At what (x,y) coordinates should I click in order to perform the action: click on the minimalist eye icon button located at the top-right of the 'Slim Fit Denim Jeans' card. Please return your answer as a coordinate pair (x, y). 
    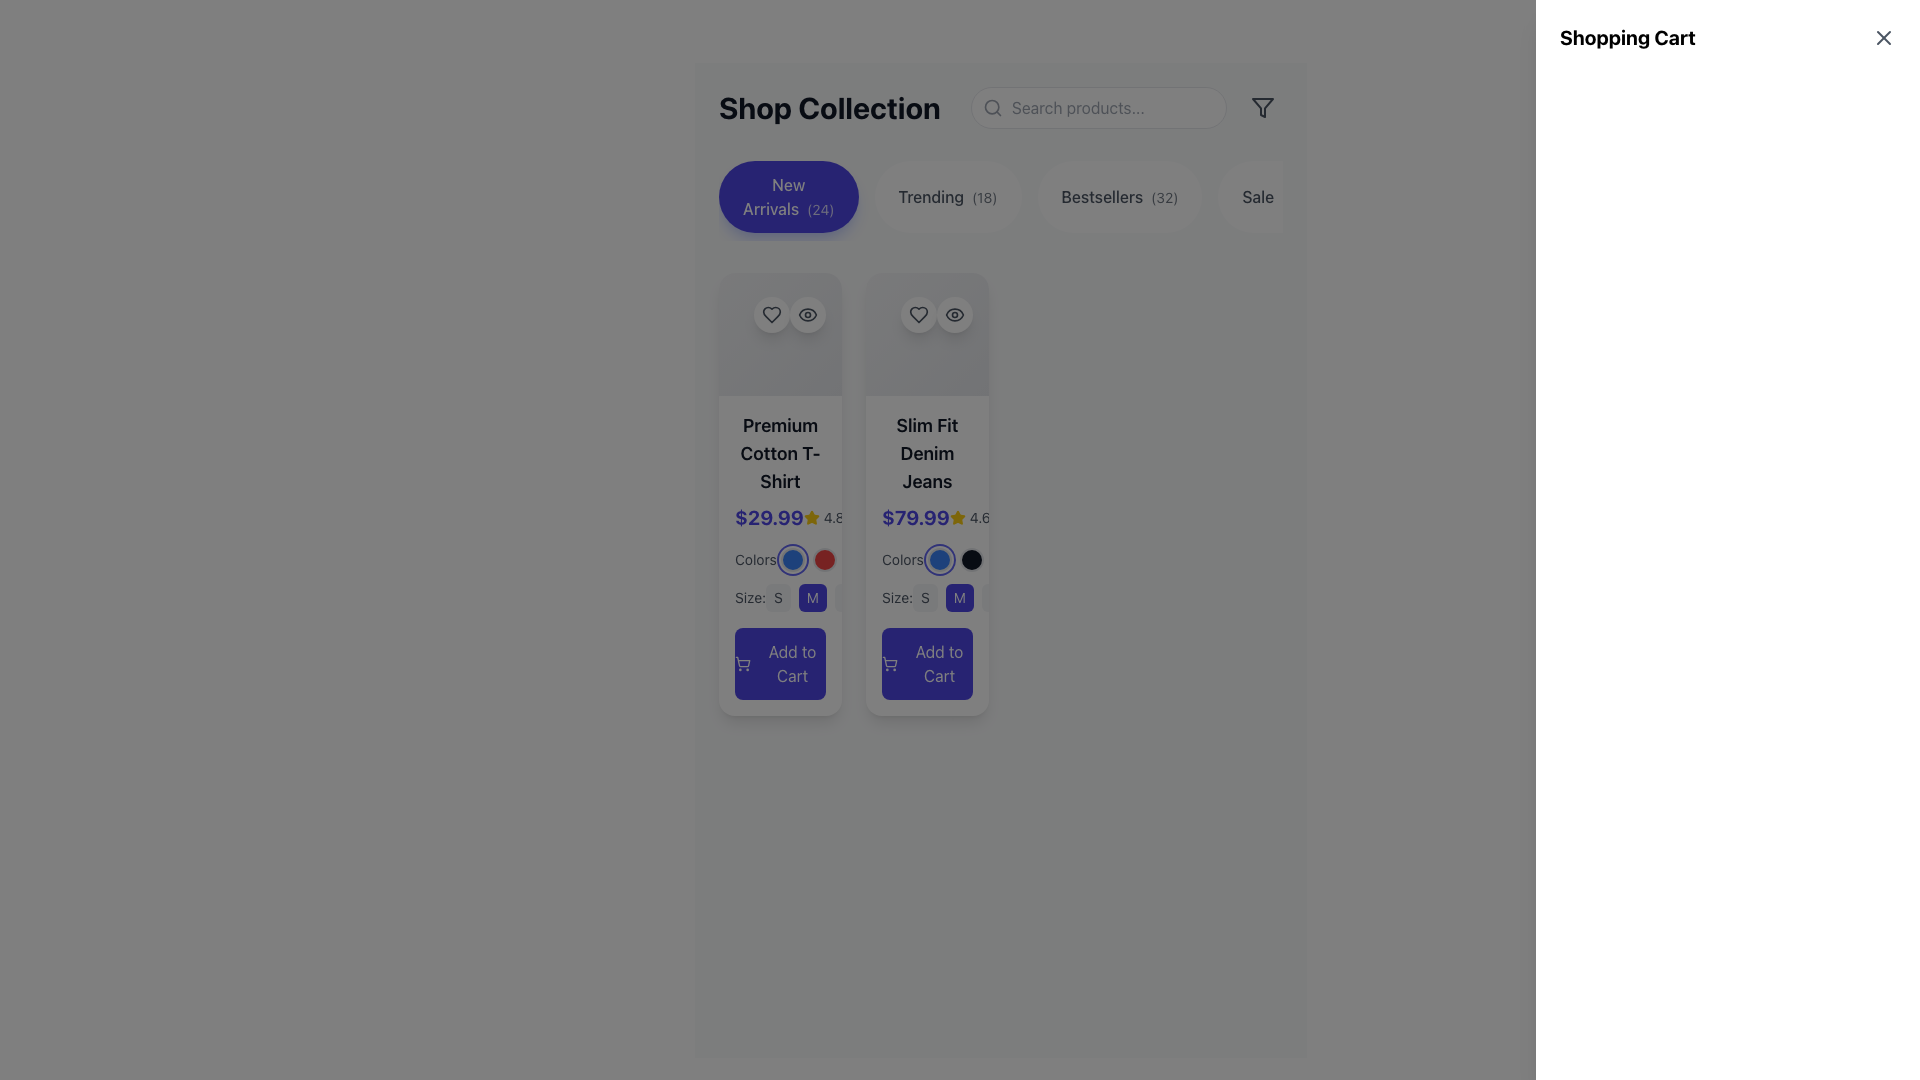
    Looking at the image, I should click on (954, 315).